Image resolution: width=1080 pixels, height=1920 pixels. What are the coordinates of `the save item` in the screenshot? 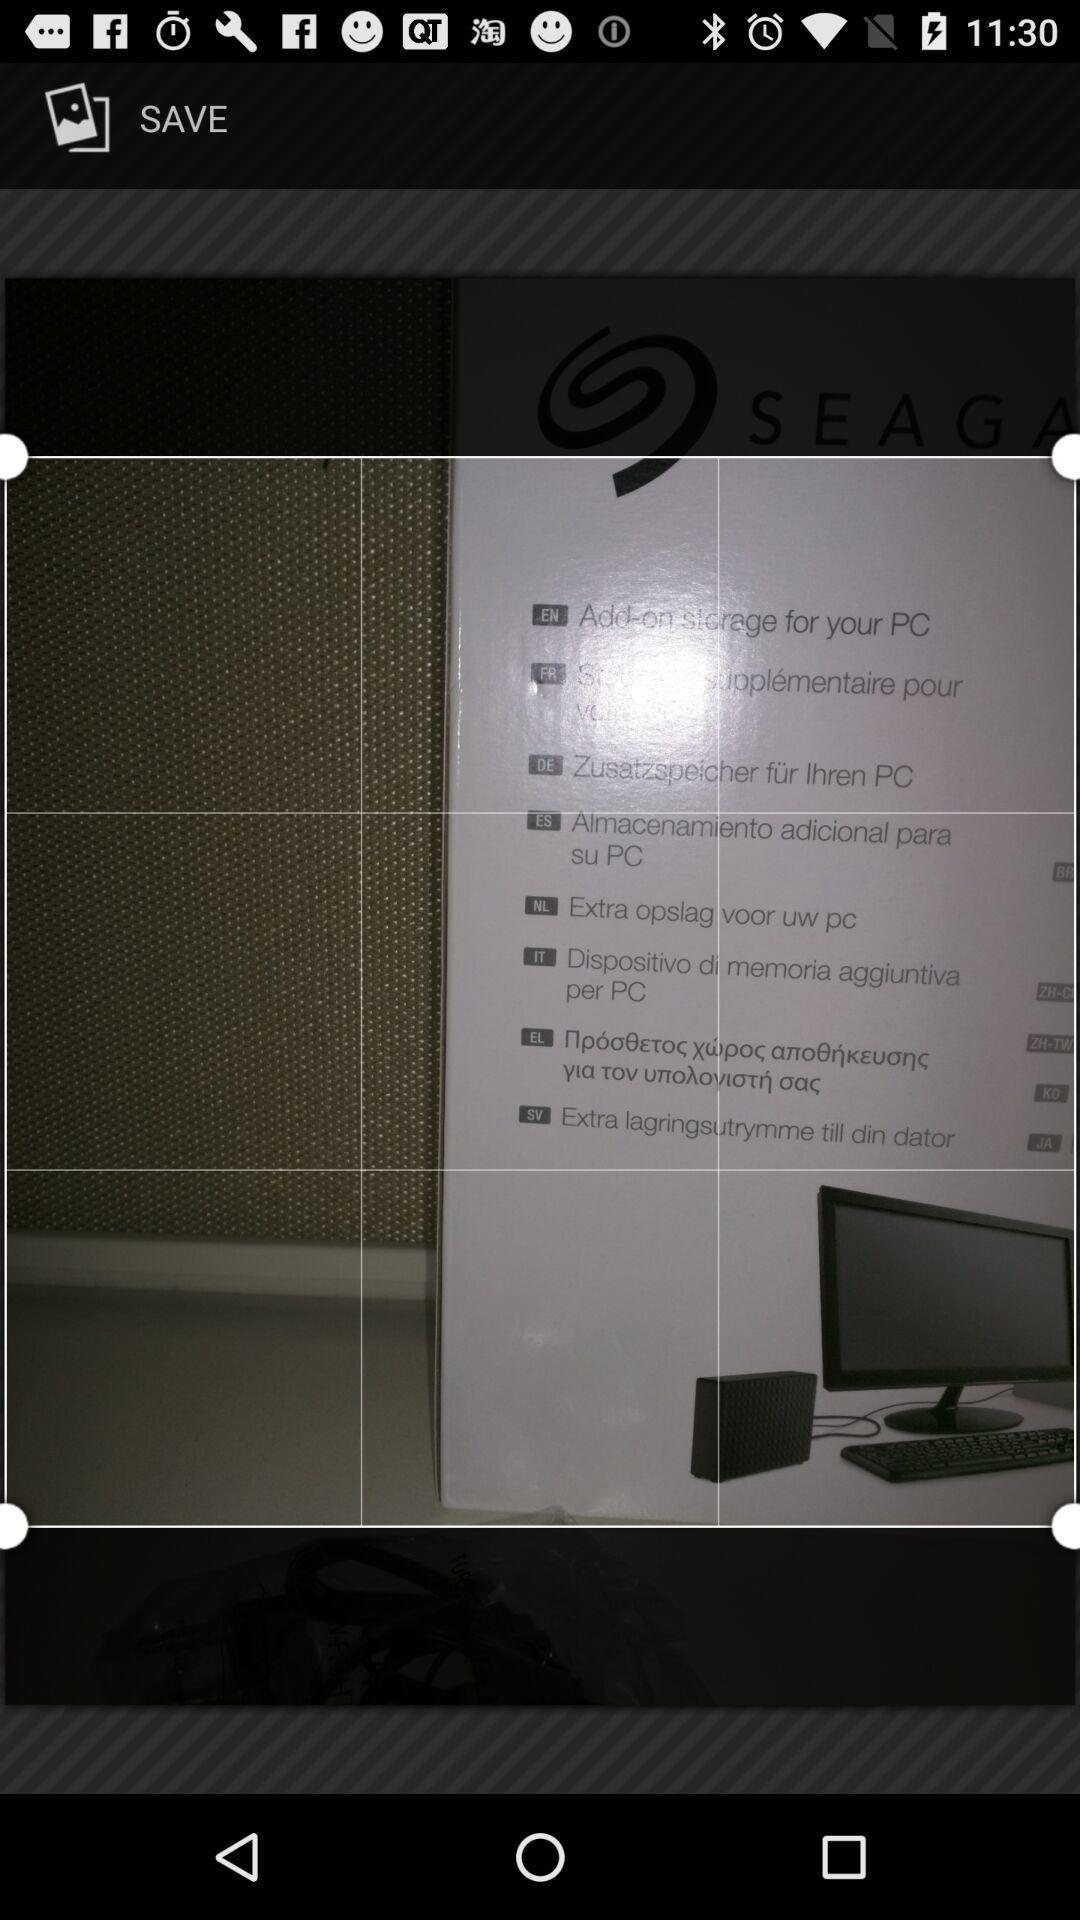 It's located at (132, 124).